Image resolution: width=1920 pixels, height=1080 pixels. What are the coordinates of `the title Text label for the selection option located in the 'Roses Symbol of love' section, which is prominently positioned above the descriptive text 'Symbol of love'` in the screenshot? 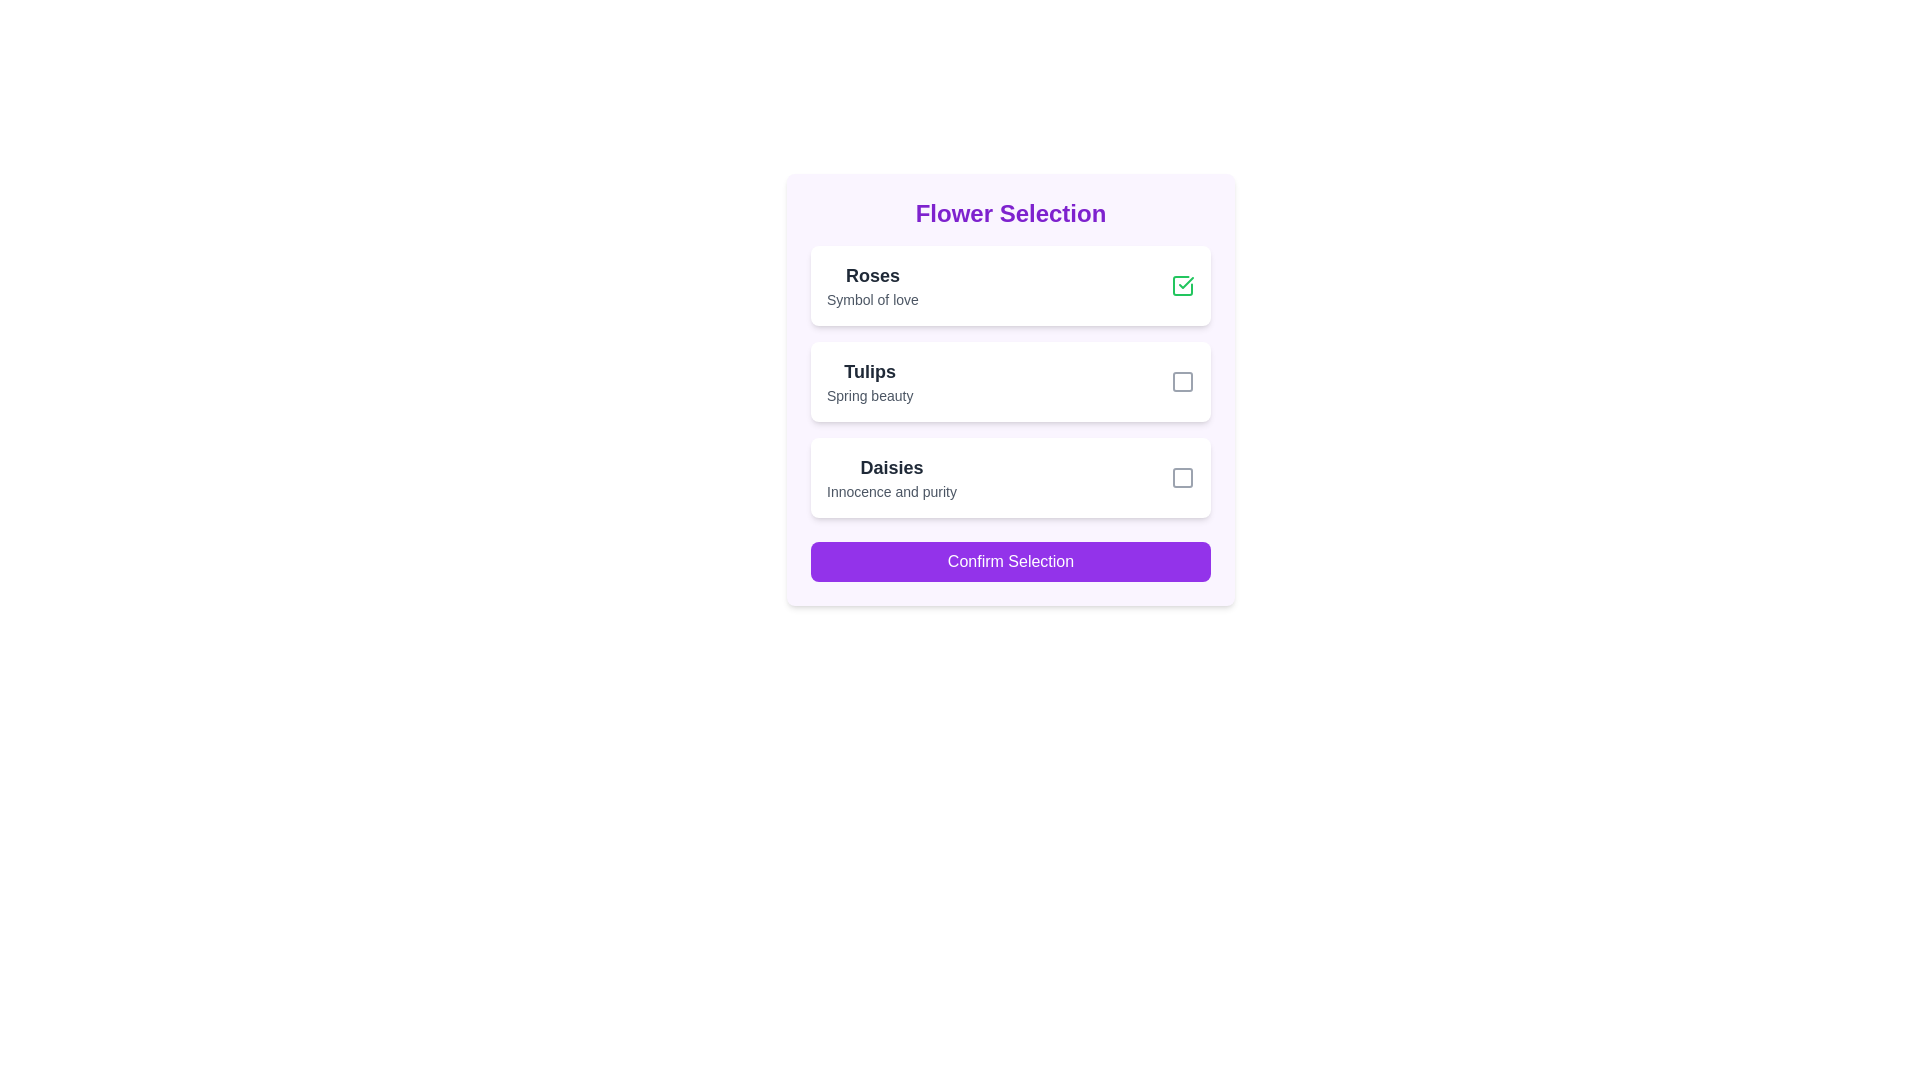 It's located at (872, 276).